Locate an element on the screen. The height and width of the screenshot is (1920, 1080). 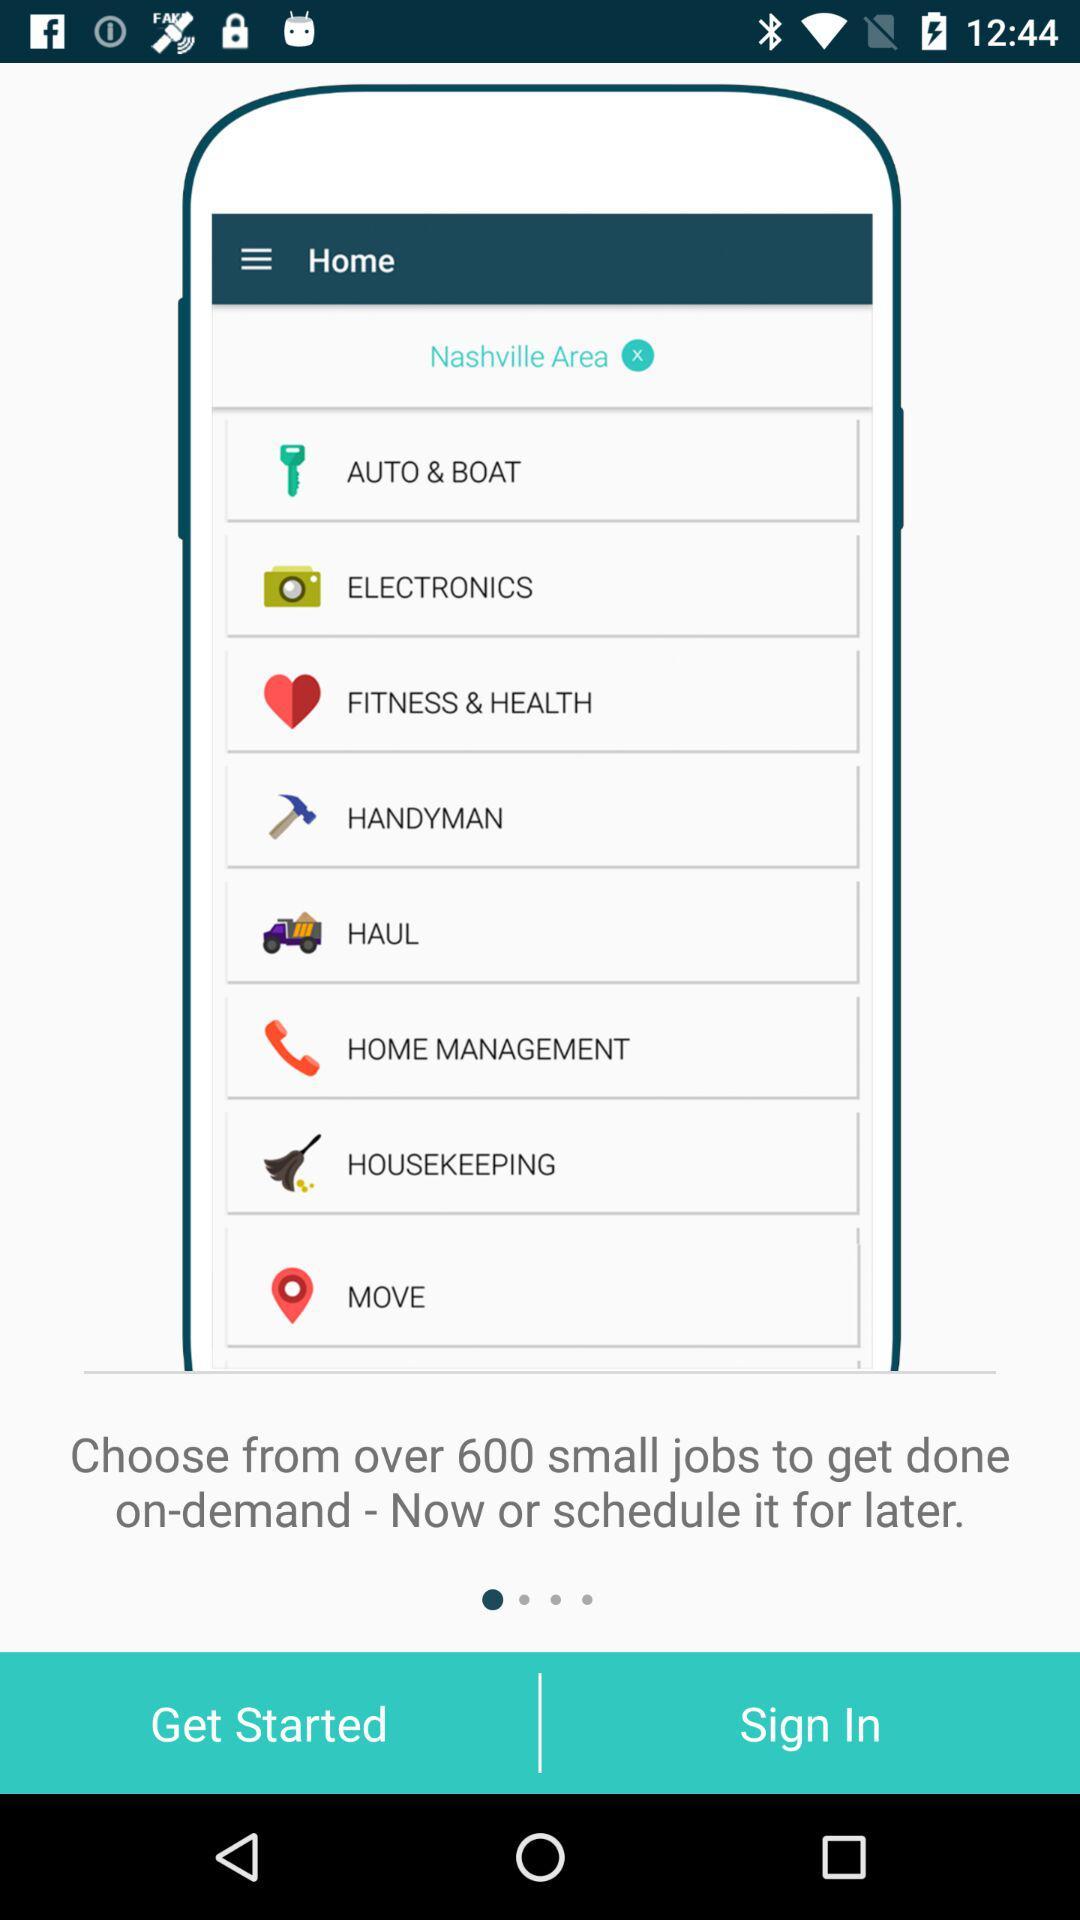
the icon at the bottom right corner is located at coordinates (810, 1722).